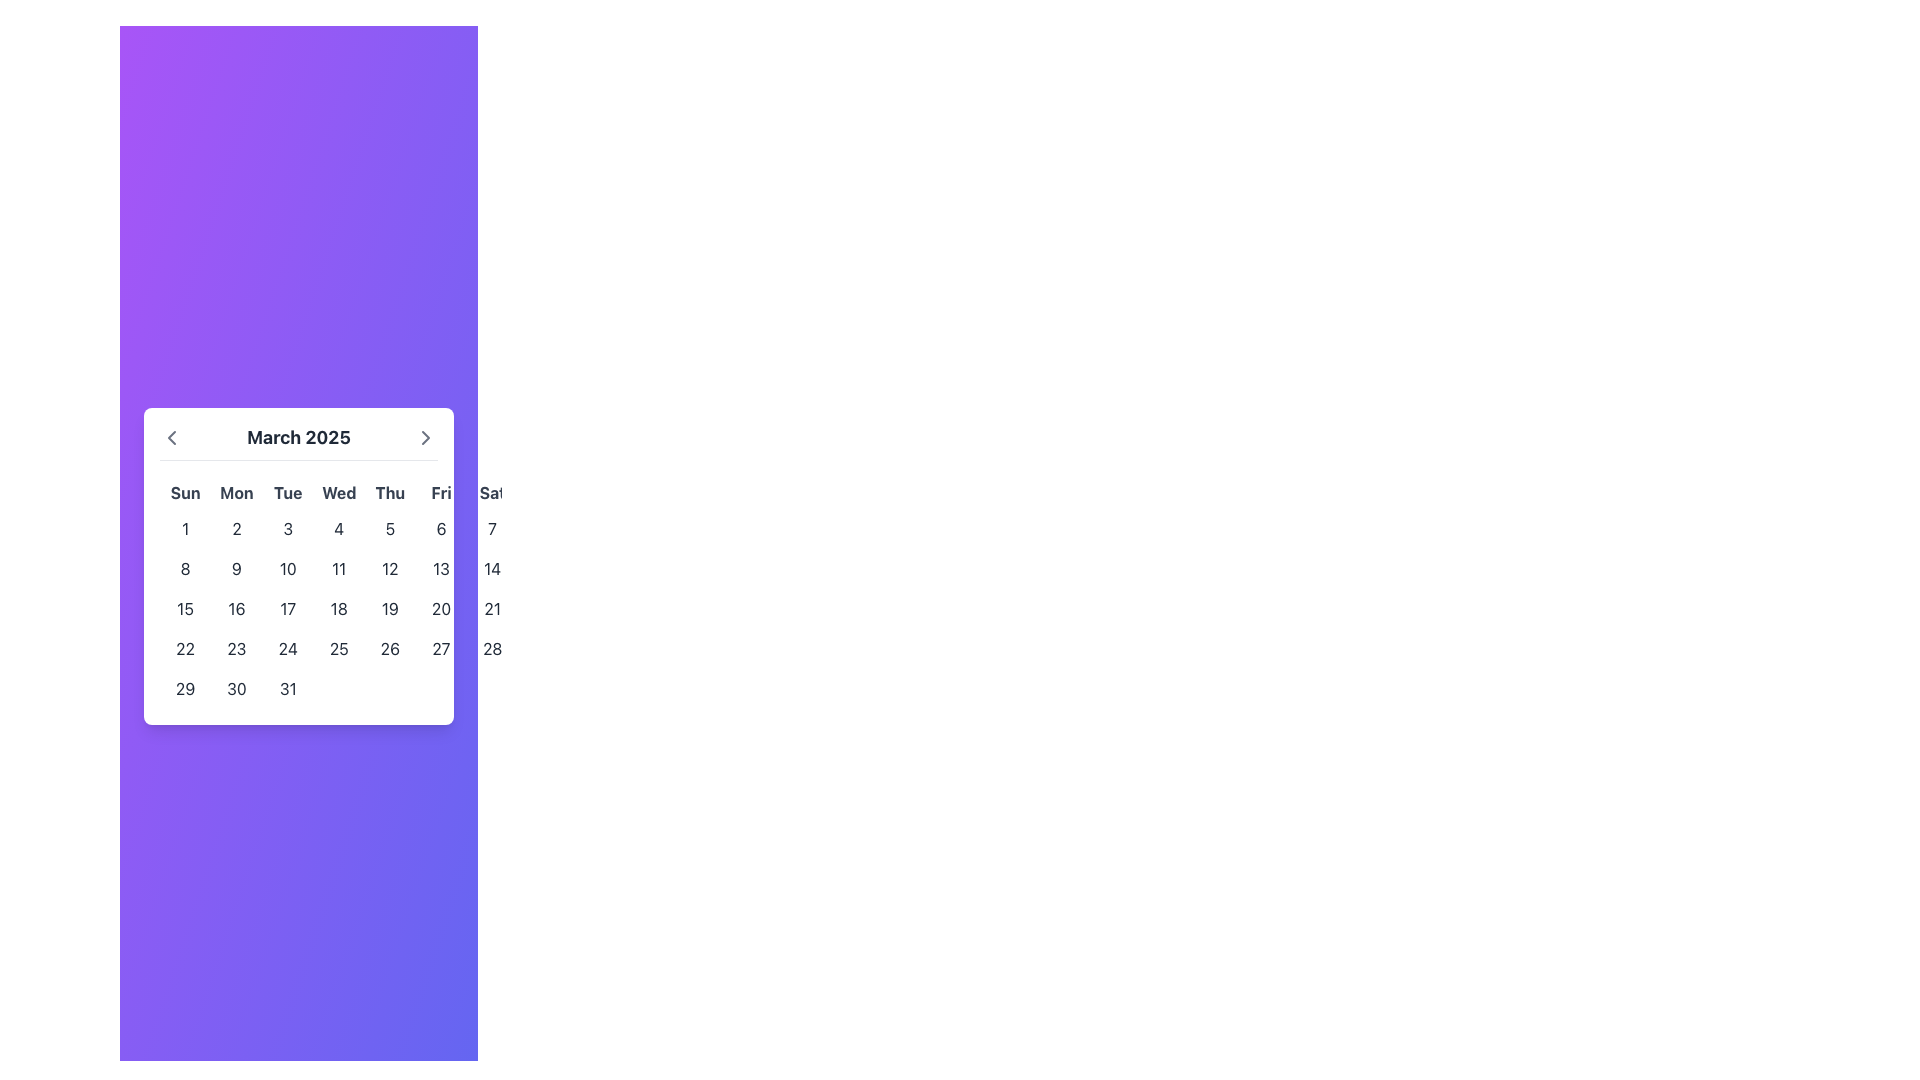  What do you see at coordinates (492, 568) in the screenshot?
I see `the selectable date item box containing the number '14'` at bounding box center [492, 568].